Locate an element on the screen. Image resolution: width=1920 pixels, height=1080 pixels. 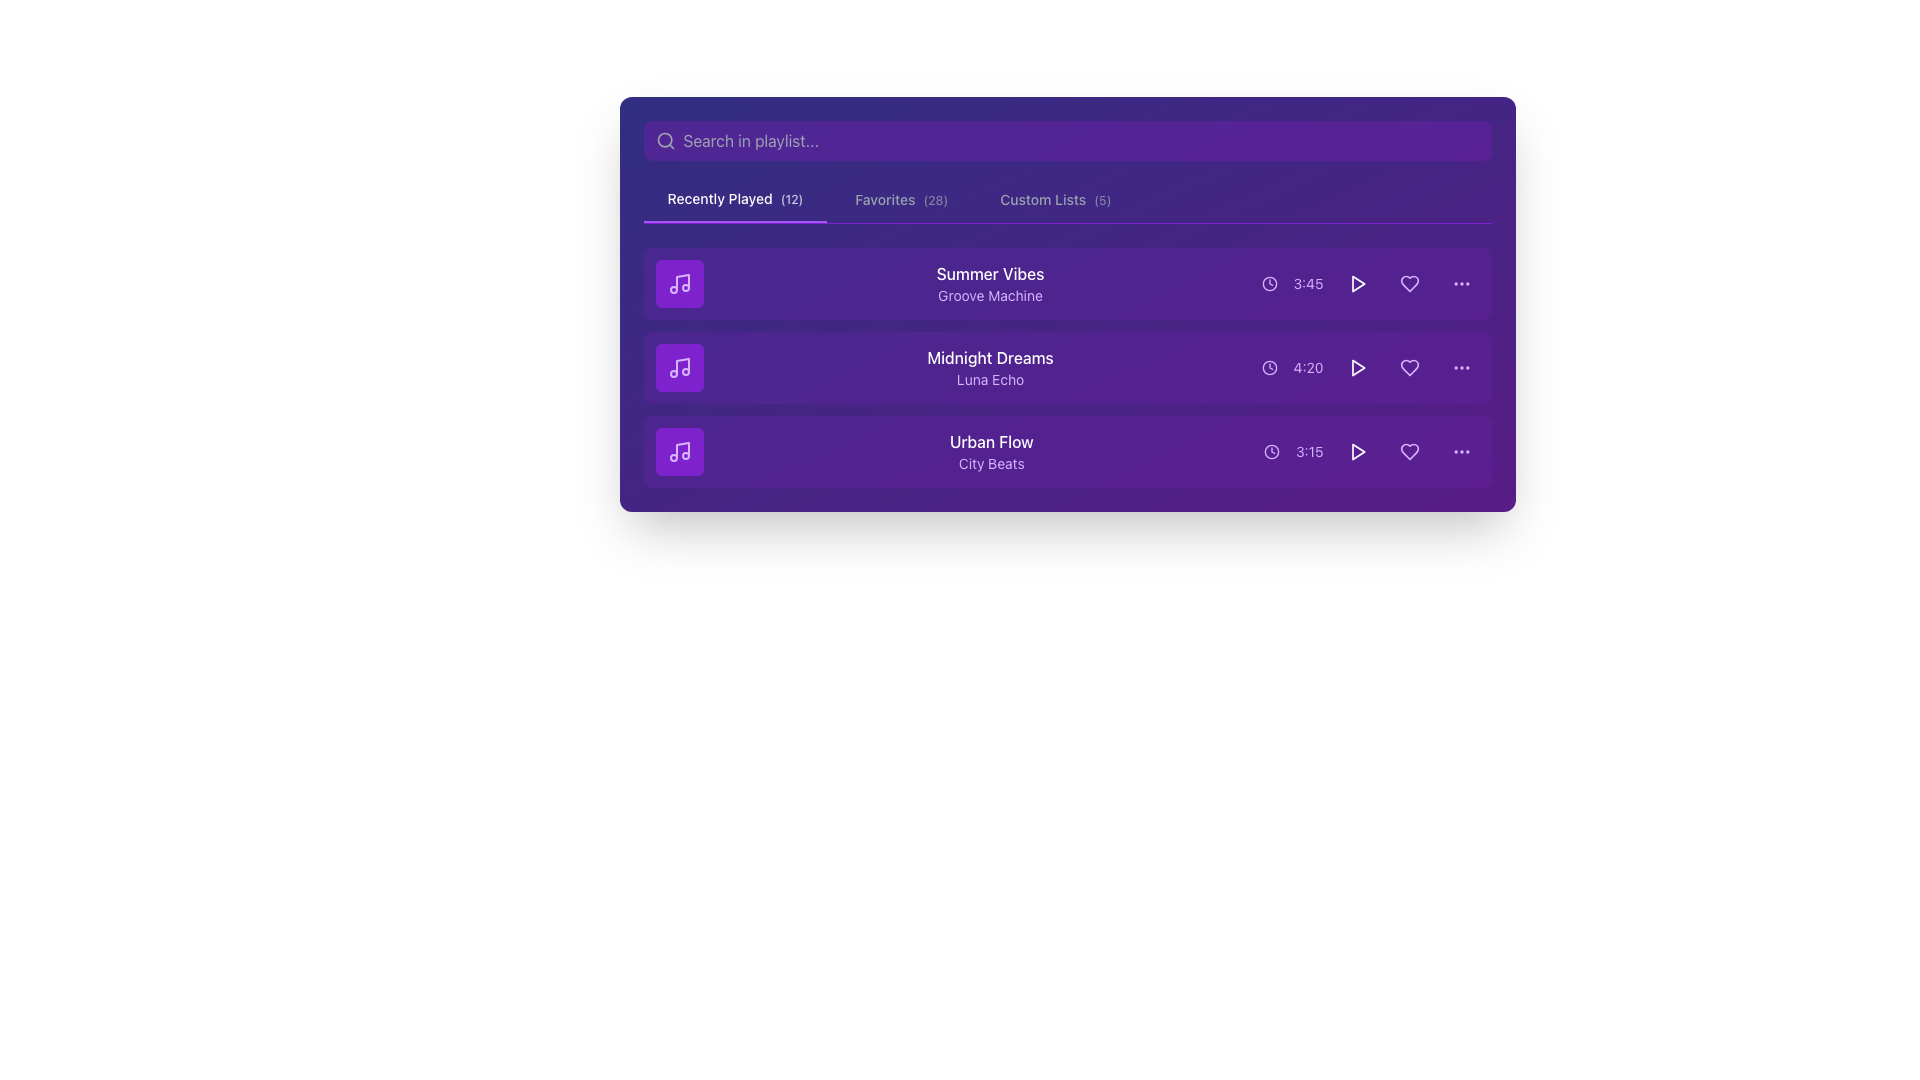
the text label styled in white font with the words 'Midnight Dreams', which is displayed over a purple background and serves as the title text for an item in the list is located at coordinates (990, 357).